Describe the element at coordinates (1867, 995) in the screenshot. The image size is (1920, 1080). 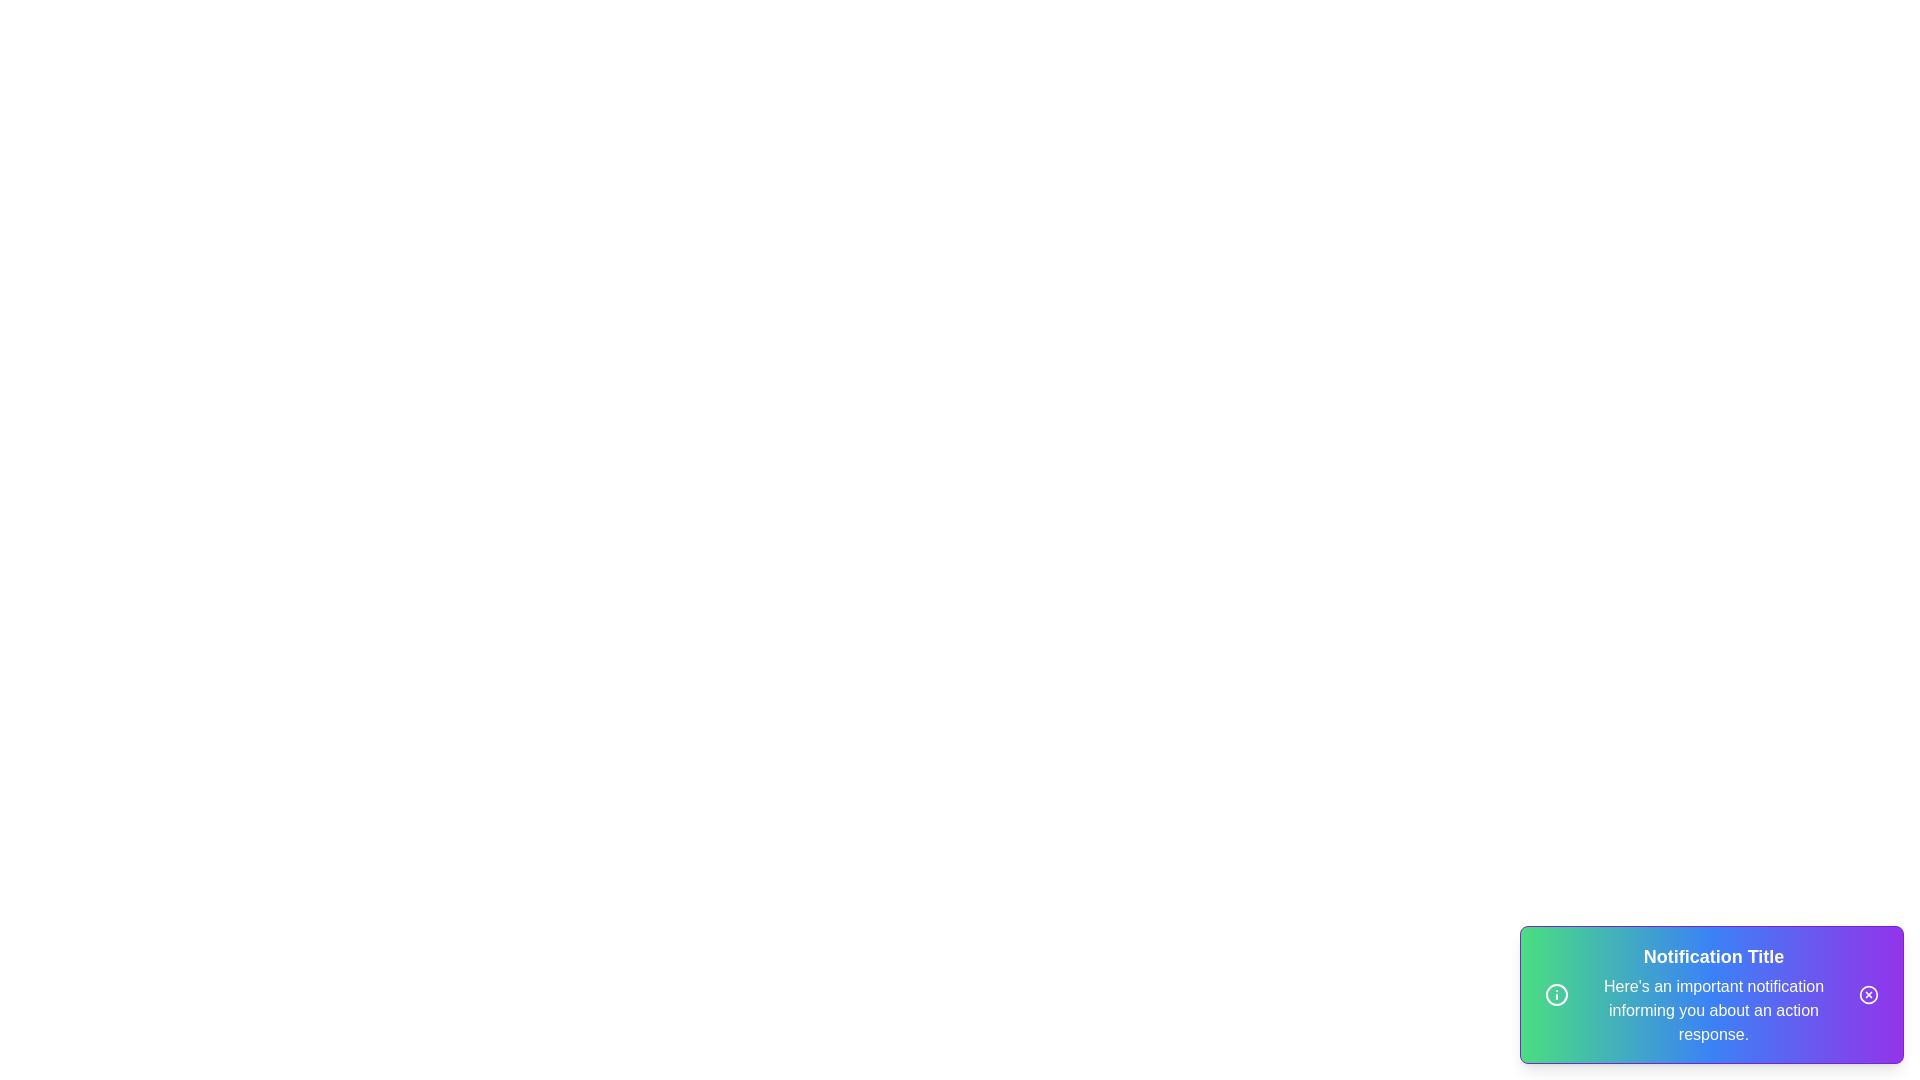
I see `the close button to dismiss the alert` at that location.